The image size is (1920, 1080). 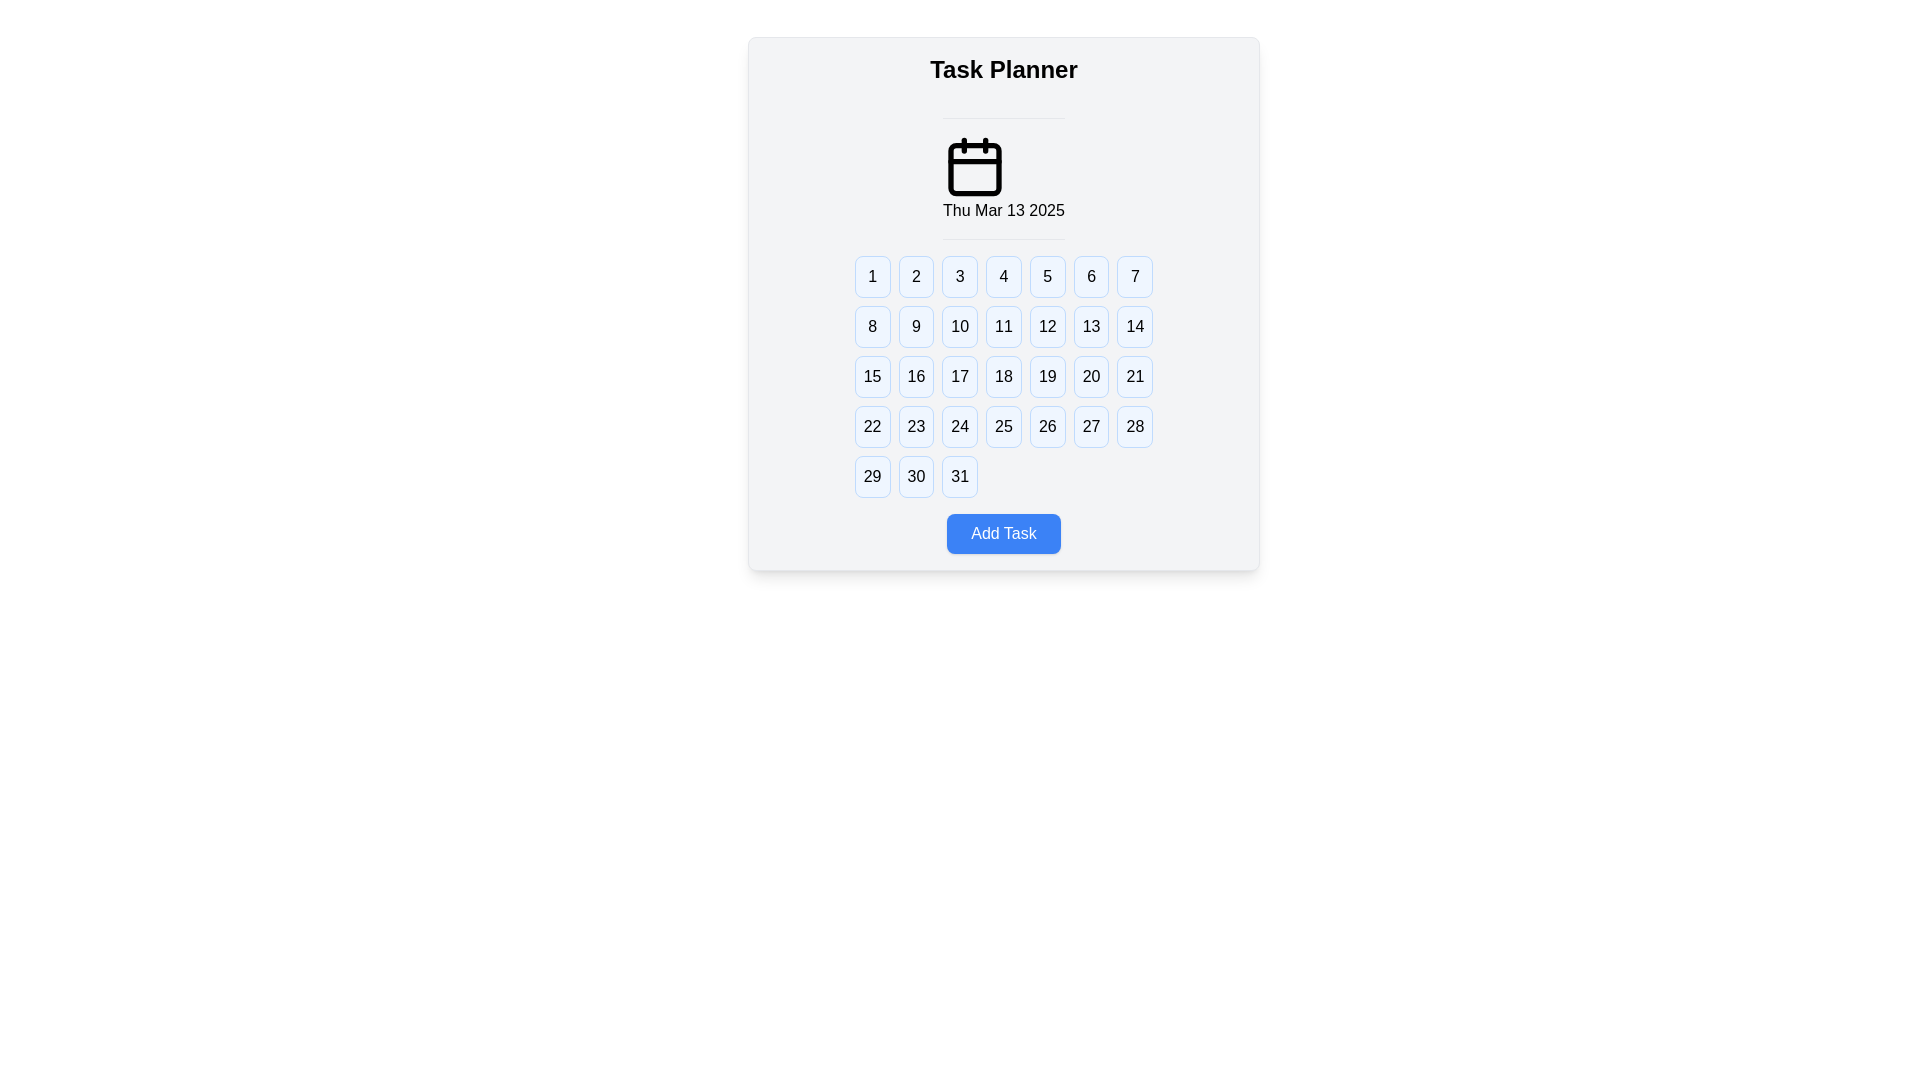 What do you see at coordinates (915, 326) in the screenshot?
I see `the button representing the 9th day of the month in the calendar grid located at the second row and second column` at bounding box center [915, 326].